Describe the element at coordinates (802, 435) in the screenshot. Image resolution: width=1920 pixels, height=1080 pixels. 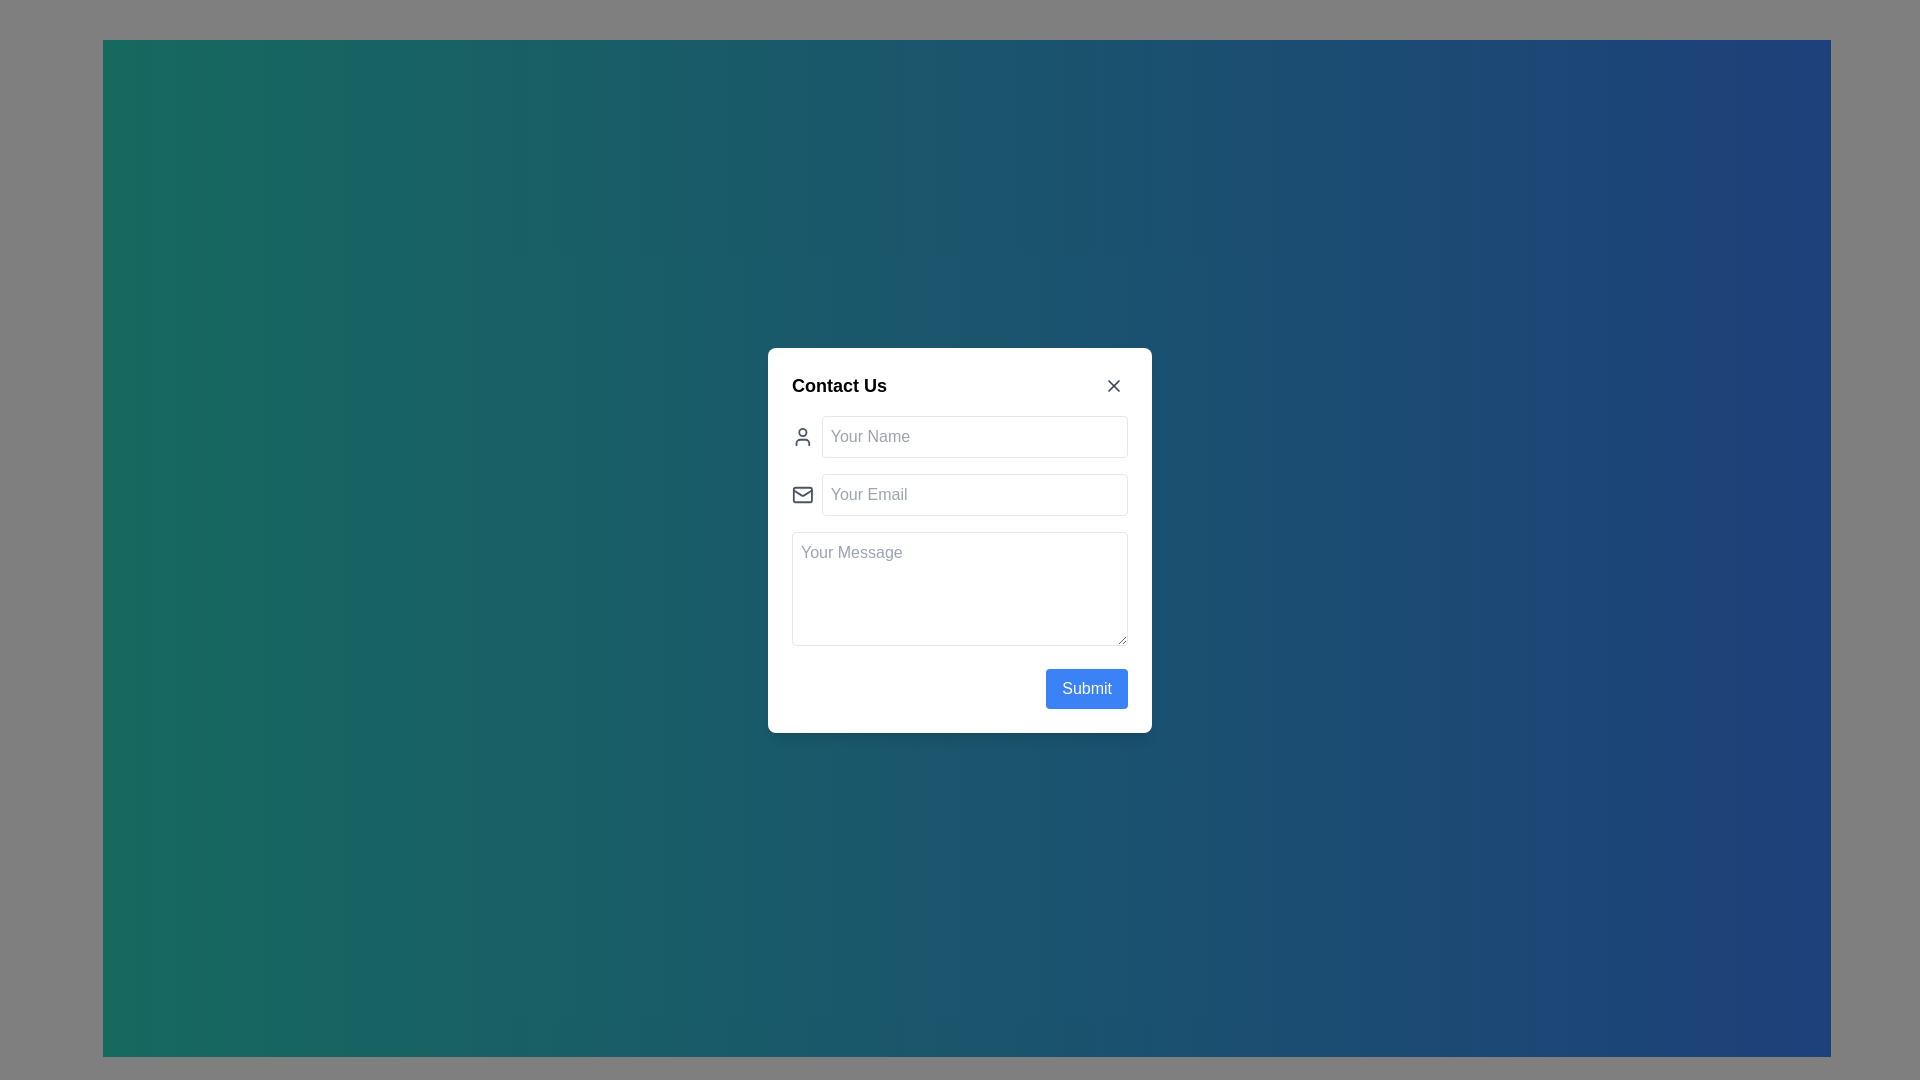
I see `the icon located to the left of the 'Your Name' text input field` at that location.